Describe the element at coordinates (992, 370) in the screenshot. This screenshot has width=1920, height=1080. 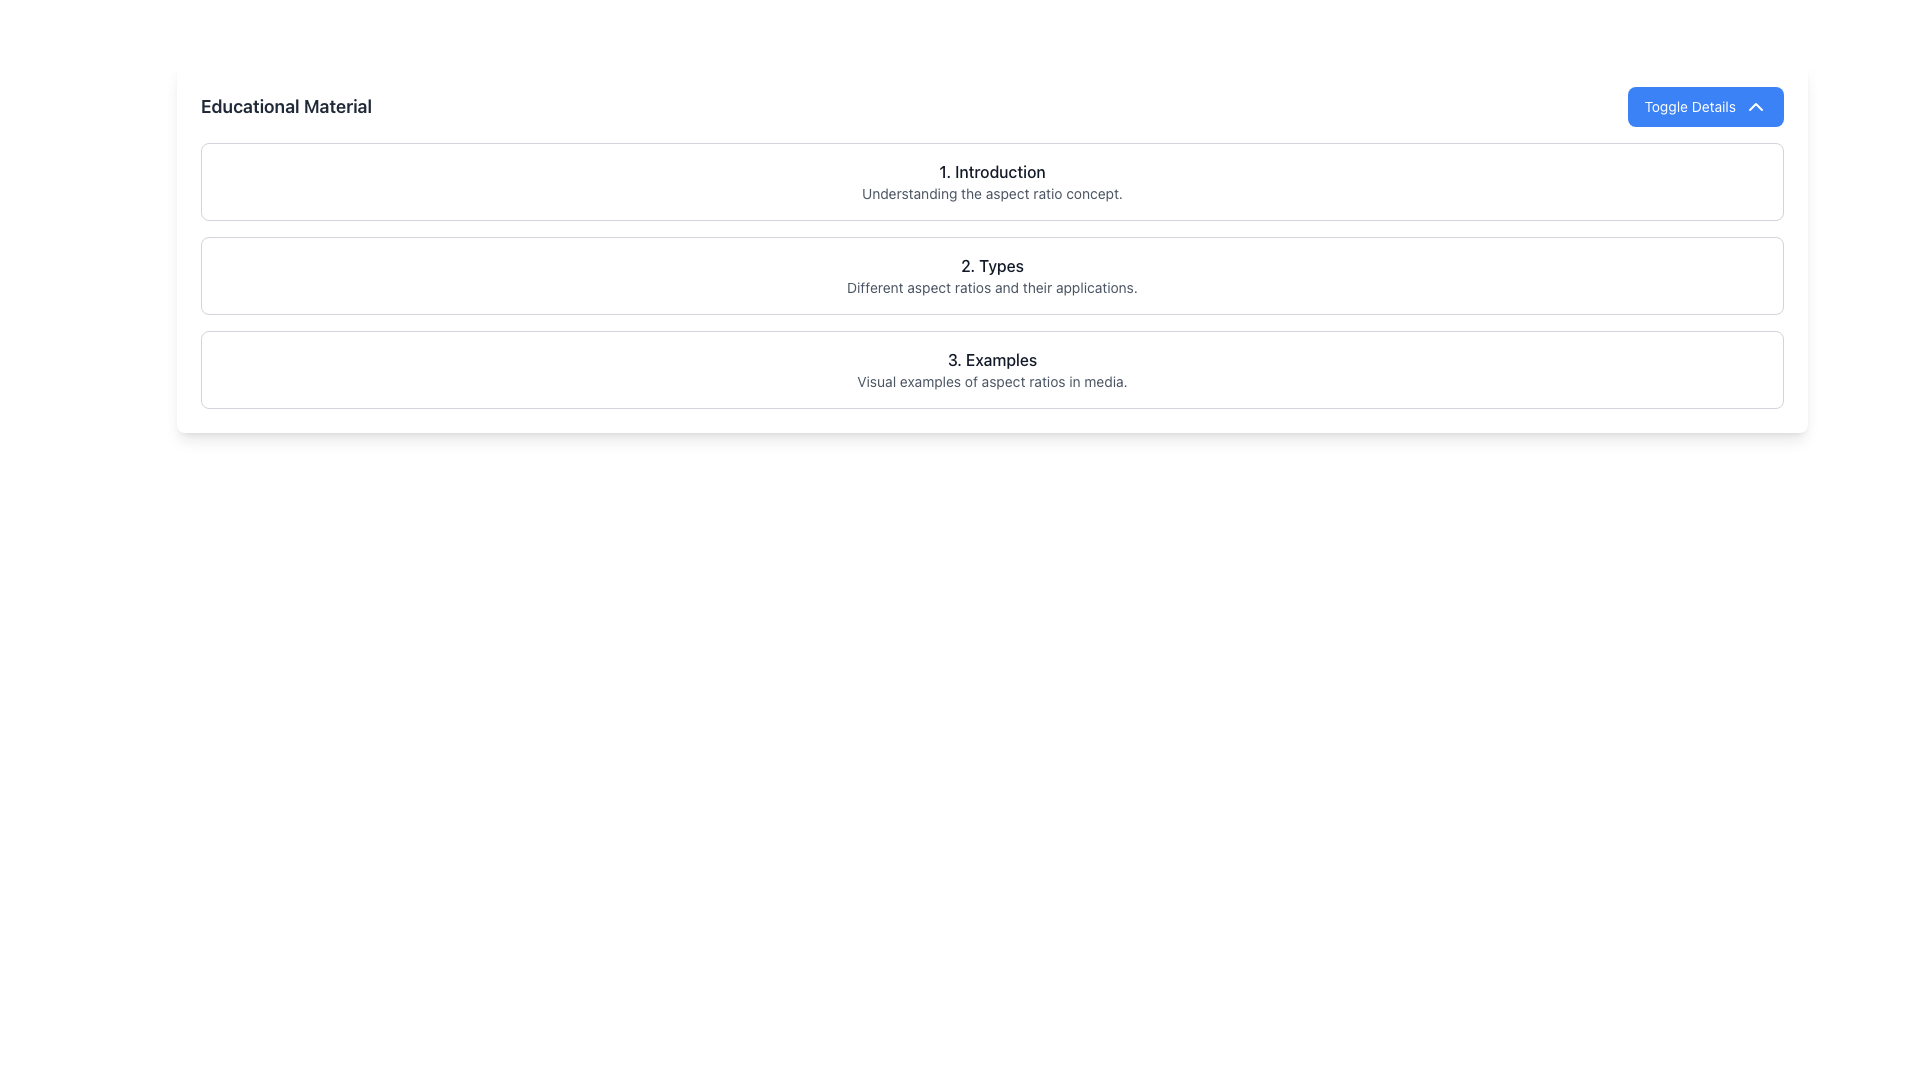
I see `the '3. Examples' section header which includes the subtitle 'Visual examples of aspect ratios in media.'` at that location.